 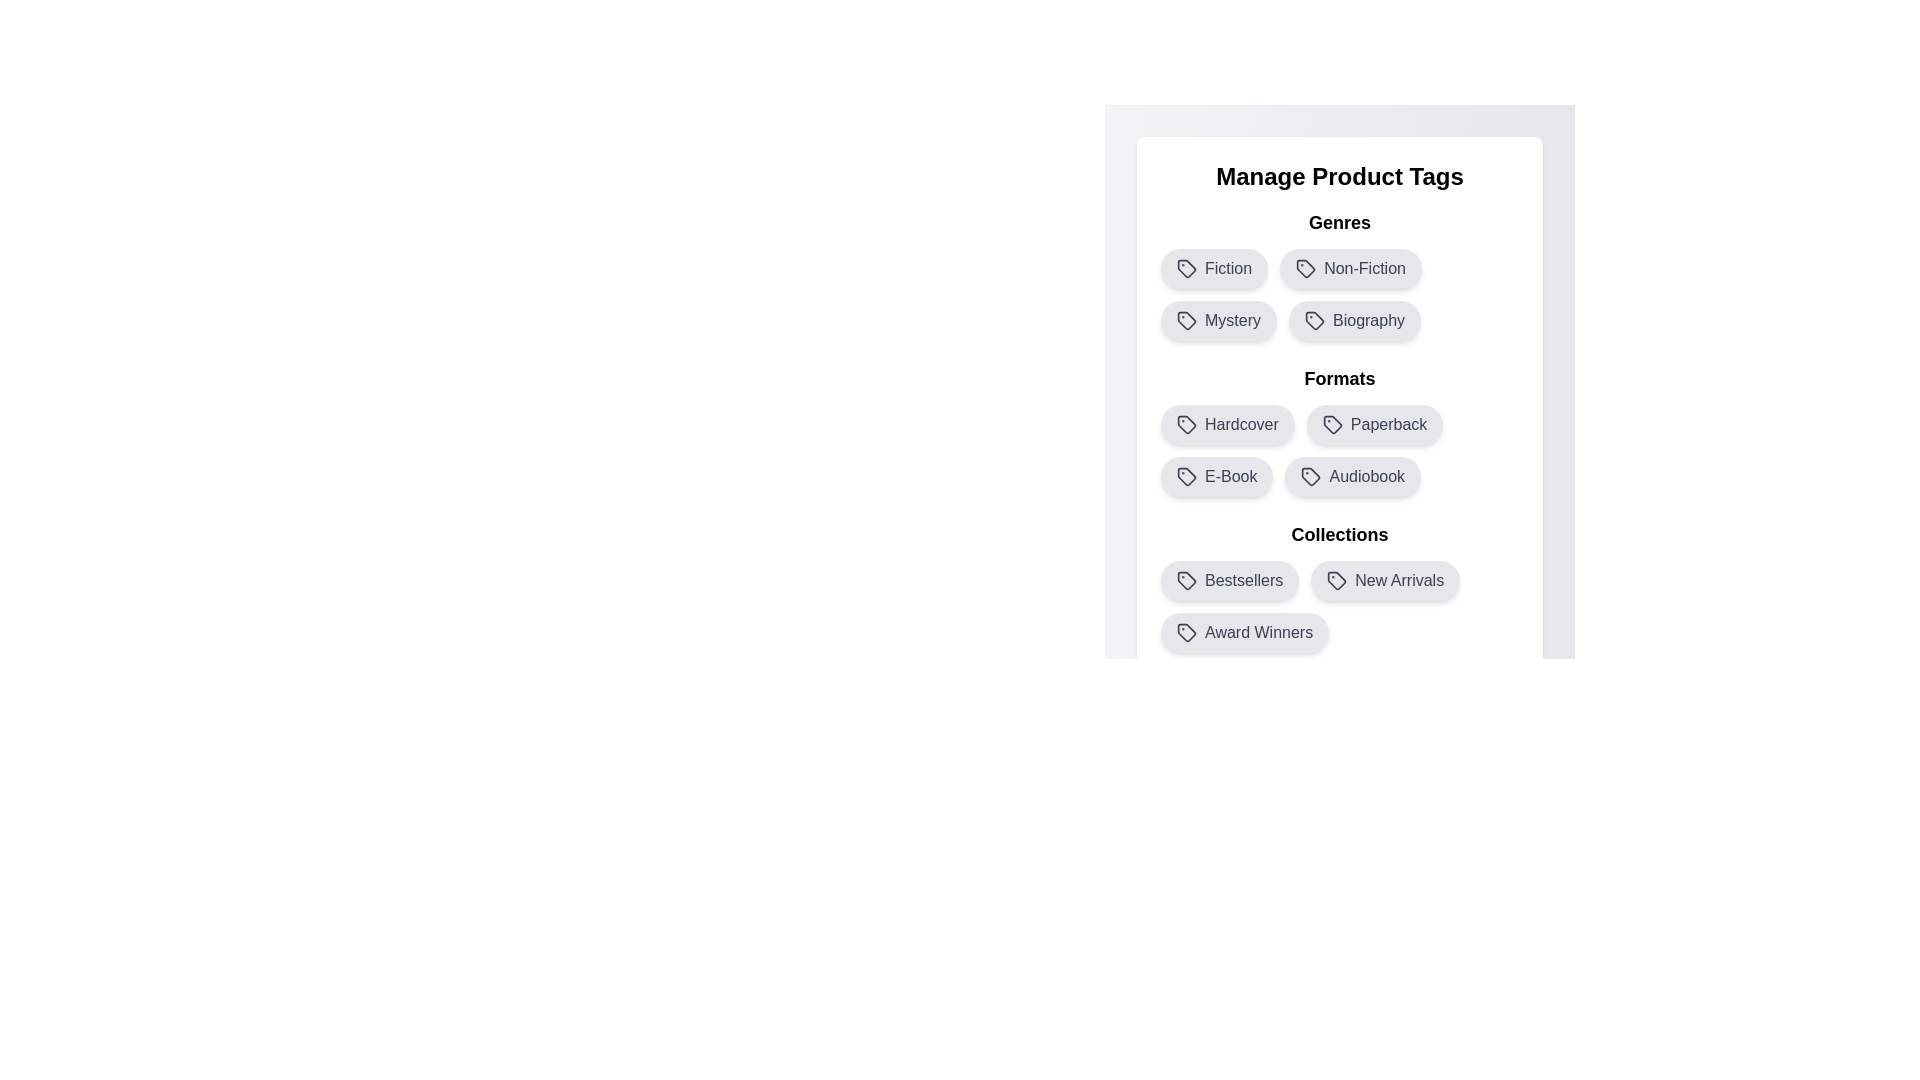 What do you see at coordinates (1186, 477) in the screenshot?
I see `the 'E-Book' button which contains the SVG icon representing the 'E-Book' tag in the 'Formats' section of the 'Manage Product Tags' panel` at bounding box center [1186, 477].